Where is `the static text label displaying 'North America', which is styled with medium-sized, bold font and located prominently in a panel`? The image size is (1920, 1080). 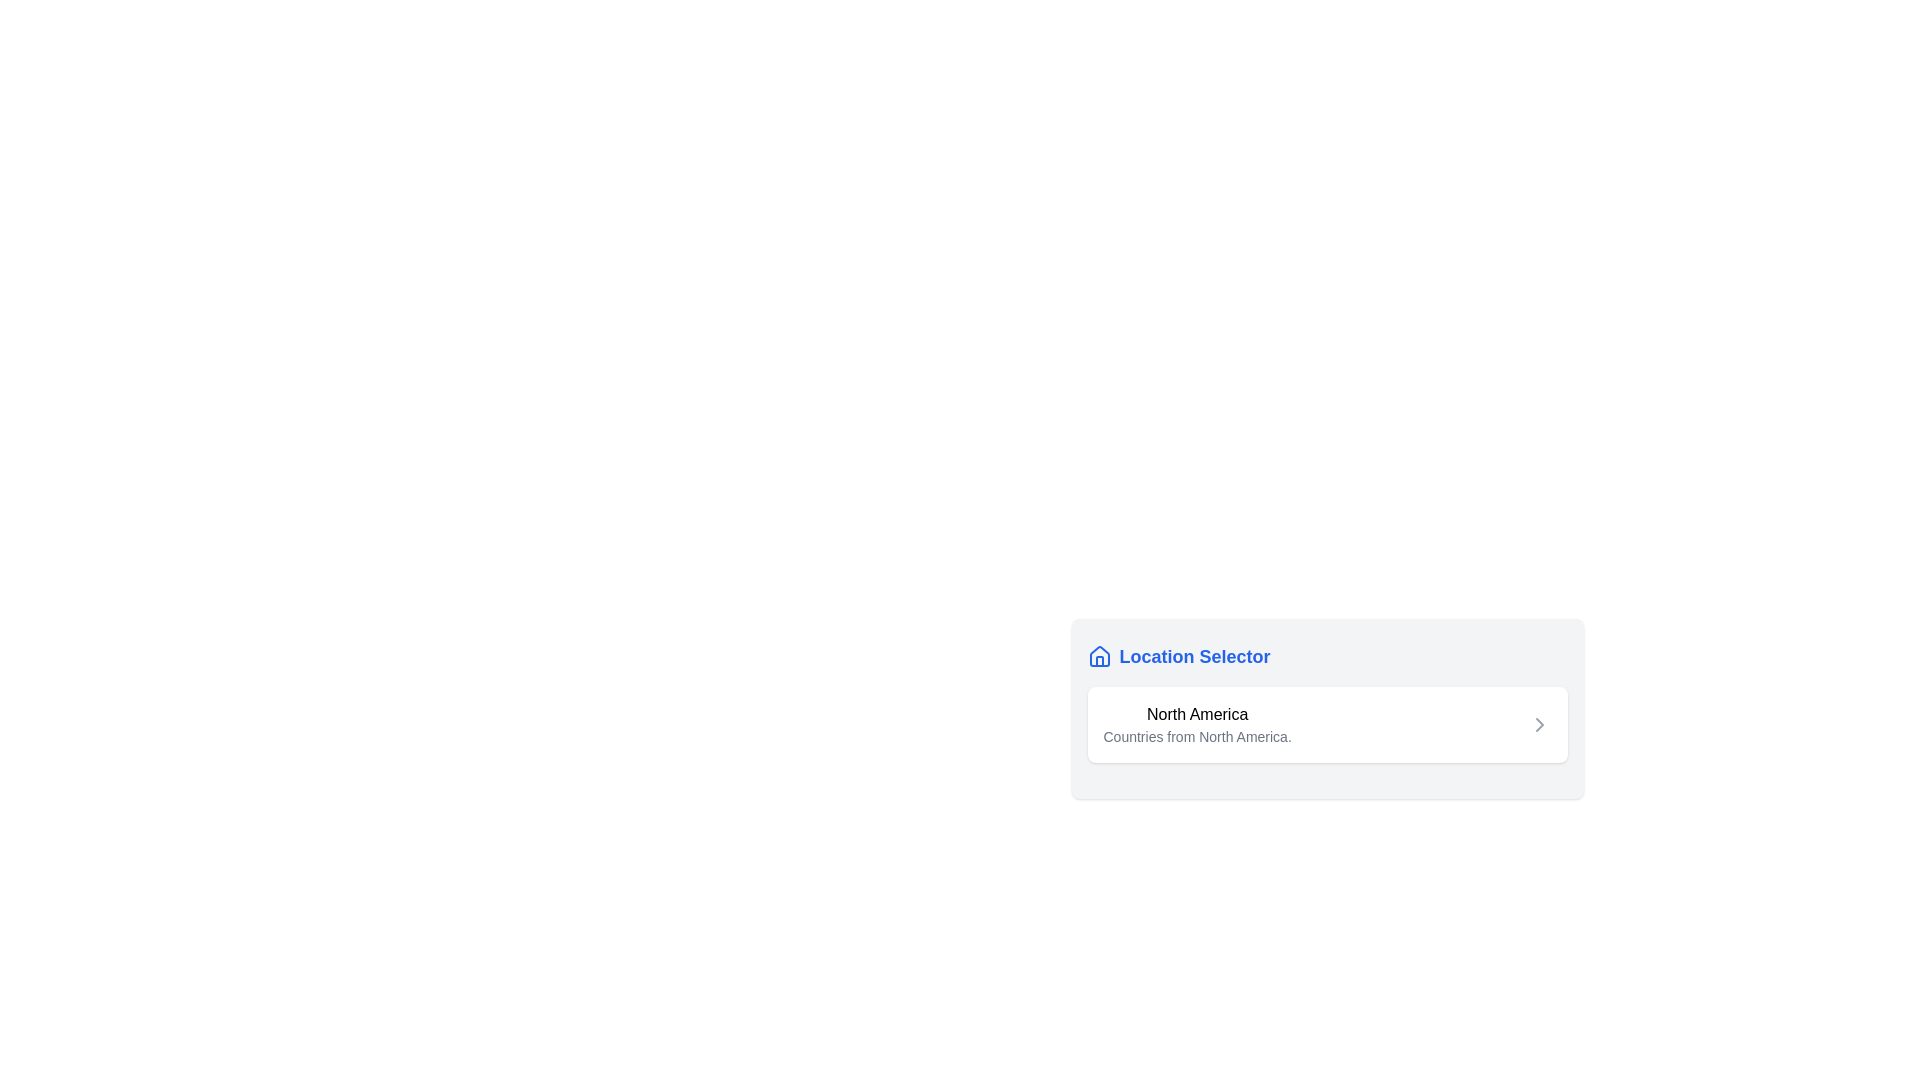 the static text label displaying 'North America', which is styled with medium-sized, bold font and located prominently in a panel is located at coordinates (1197, 713).